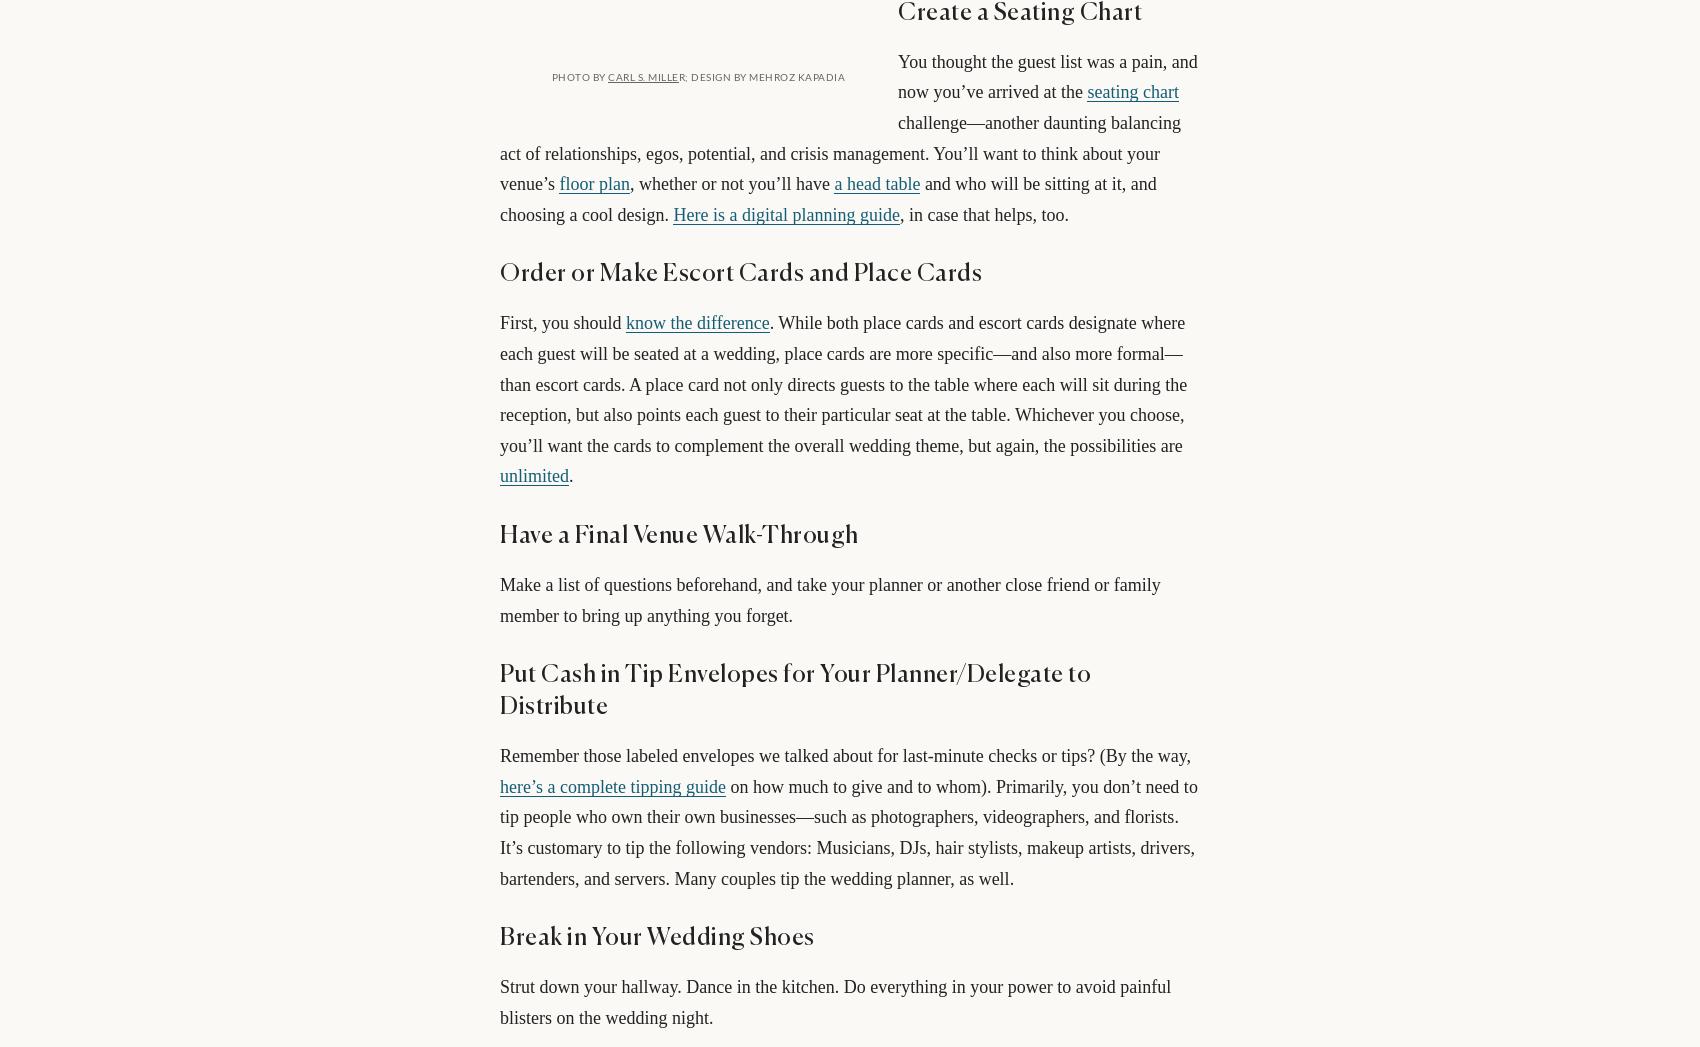  I want to click on 'r; Design by Mehroz Kapadia', so click(677, 76).